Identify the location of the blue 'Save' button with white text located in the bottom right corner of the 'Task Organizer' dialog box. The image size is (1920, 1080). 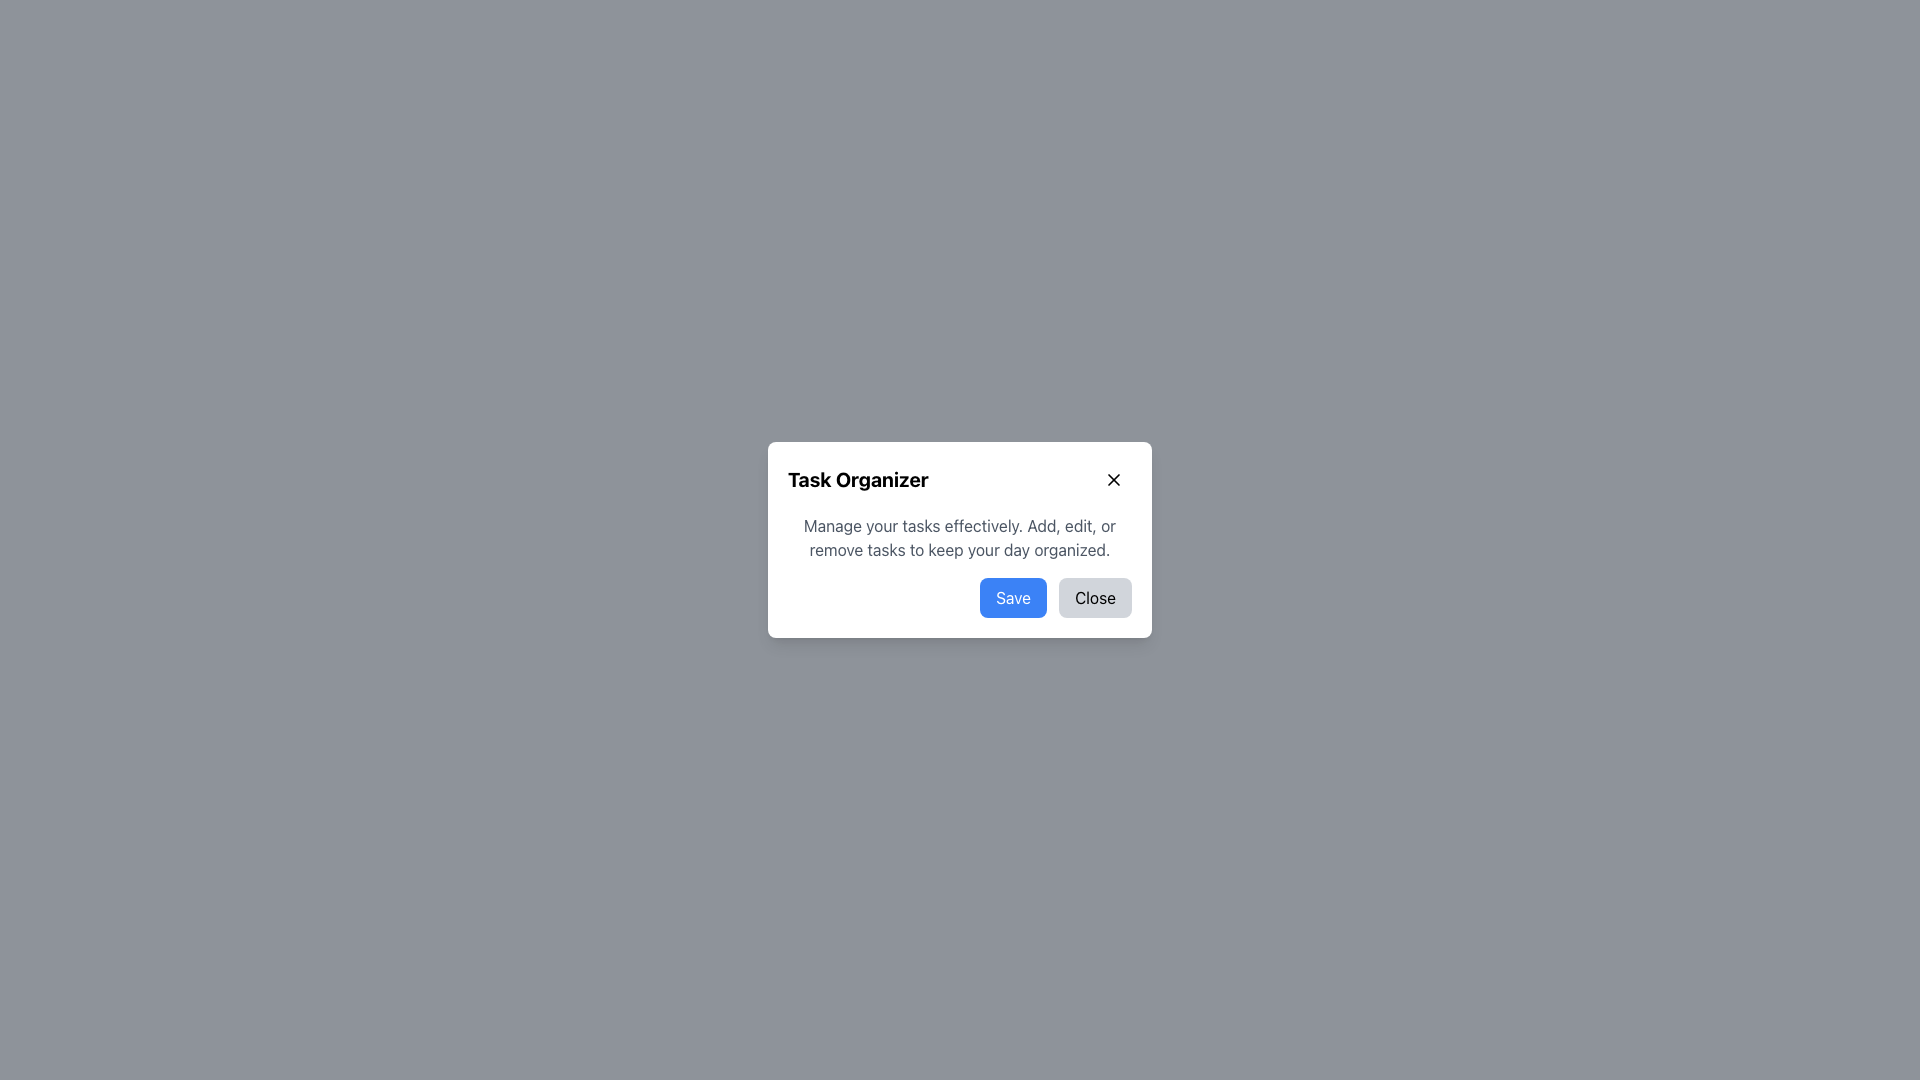
(1013, 596).